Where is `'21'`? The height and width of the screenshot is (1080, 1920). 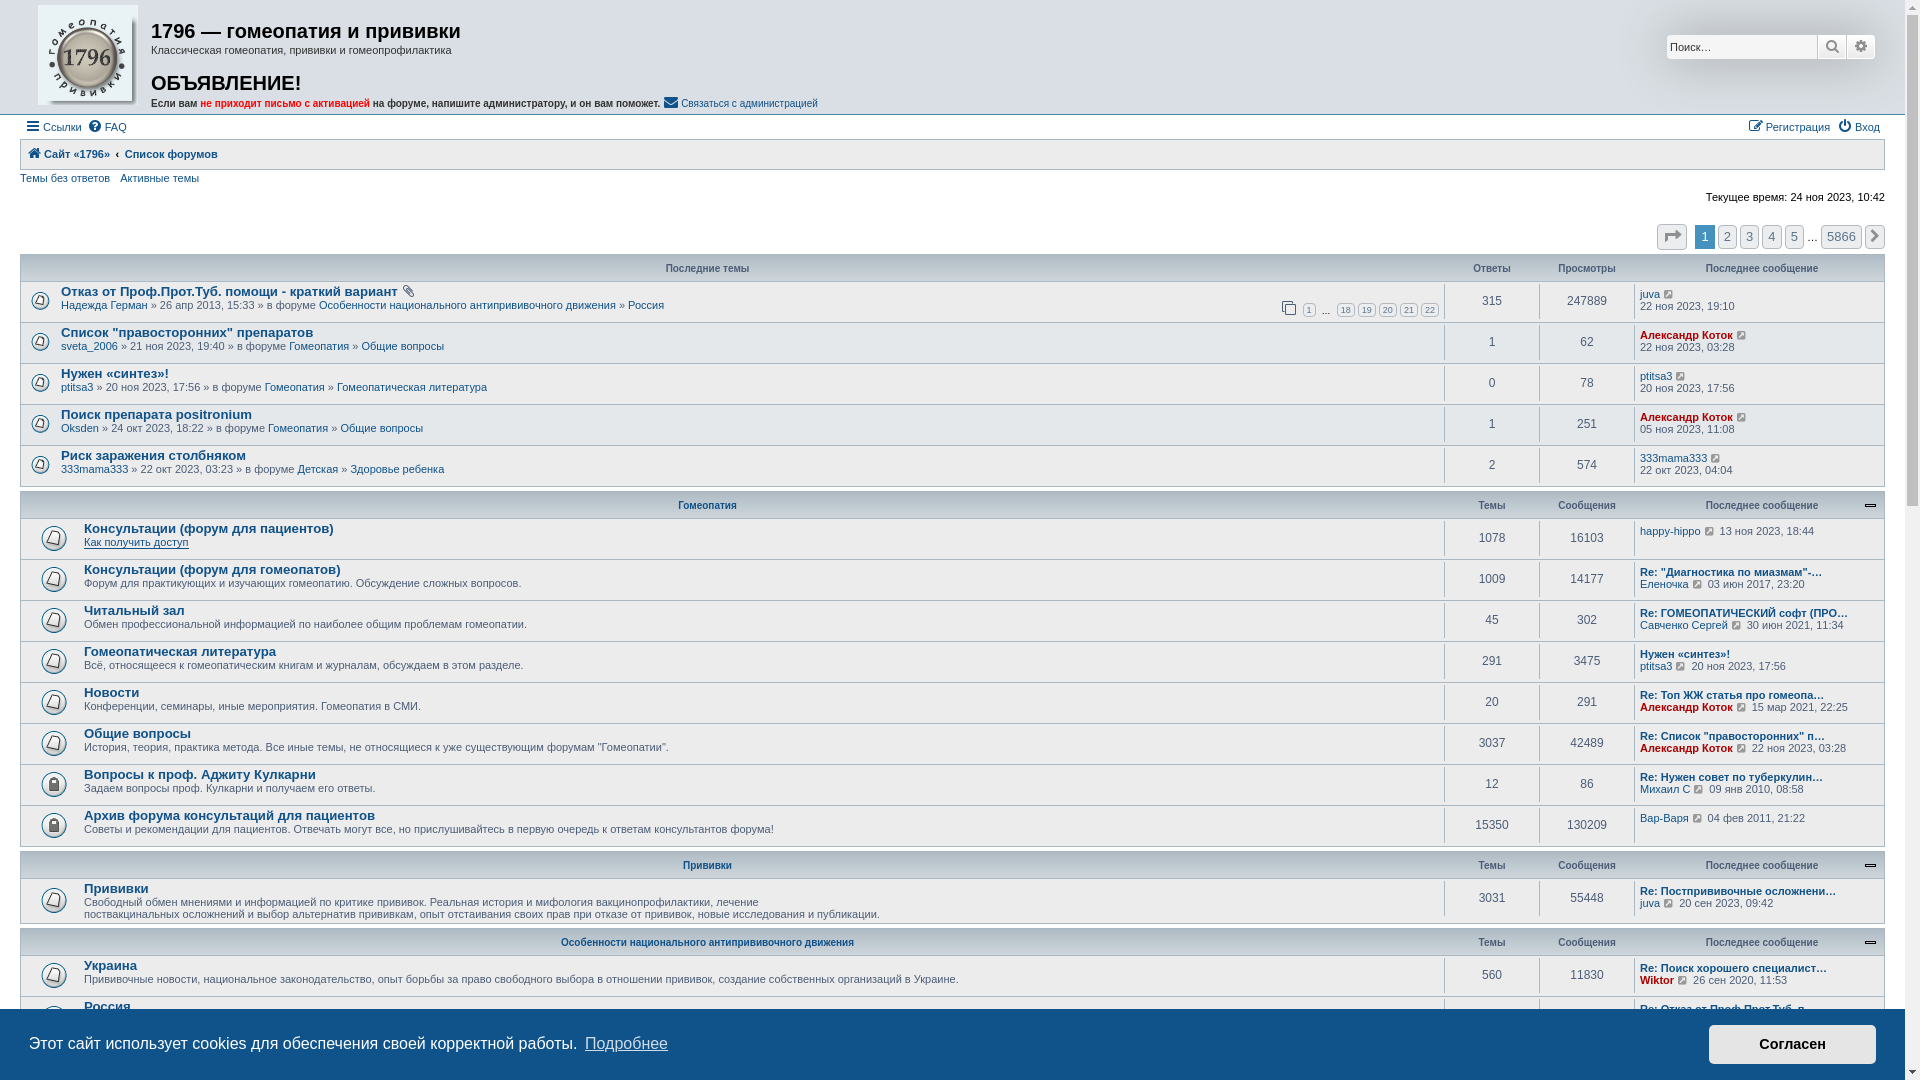
'21' is located at coordinates (1408, 309).